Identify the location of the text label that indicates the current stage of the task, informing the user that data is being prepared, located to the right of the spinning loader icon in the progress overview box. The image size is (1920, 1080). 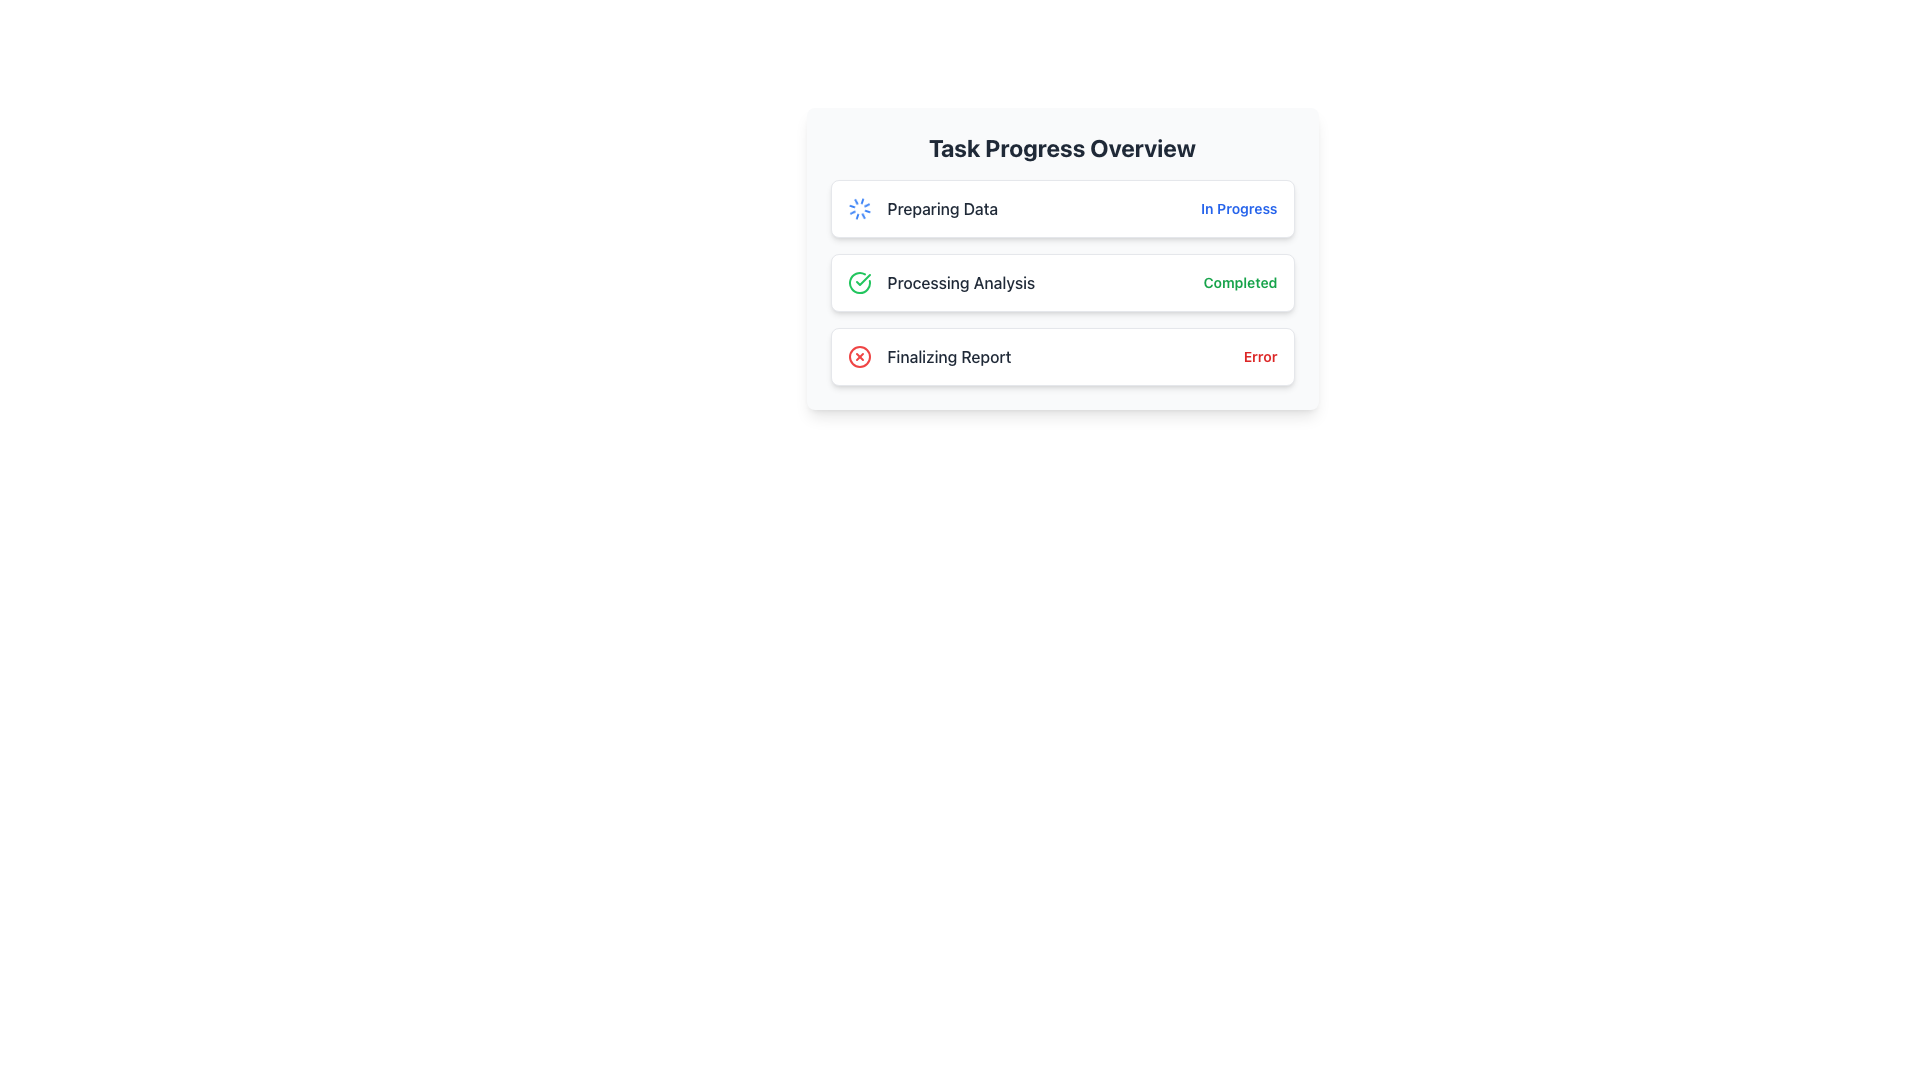
(941, 208).